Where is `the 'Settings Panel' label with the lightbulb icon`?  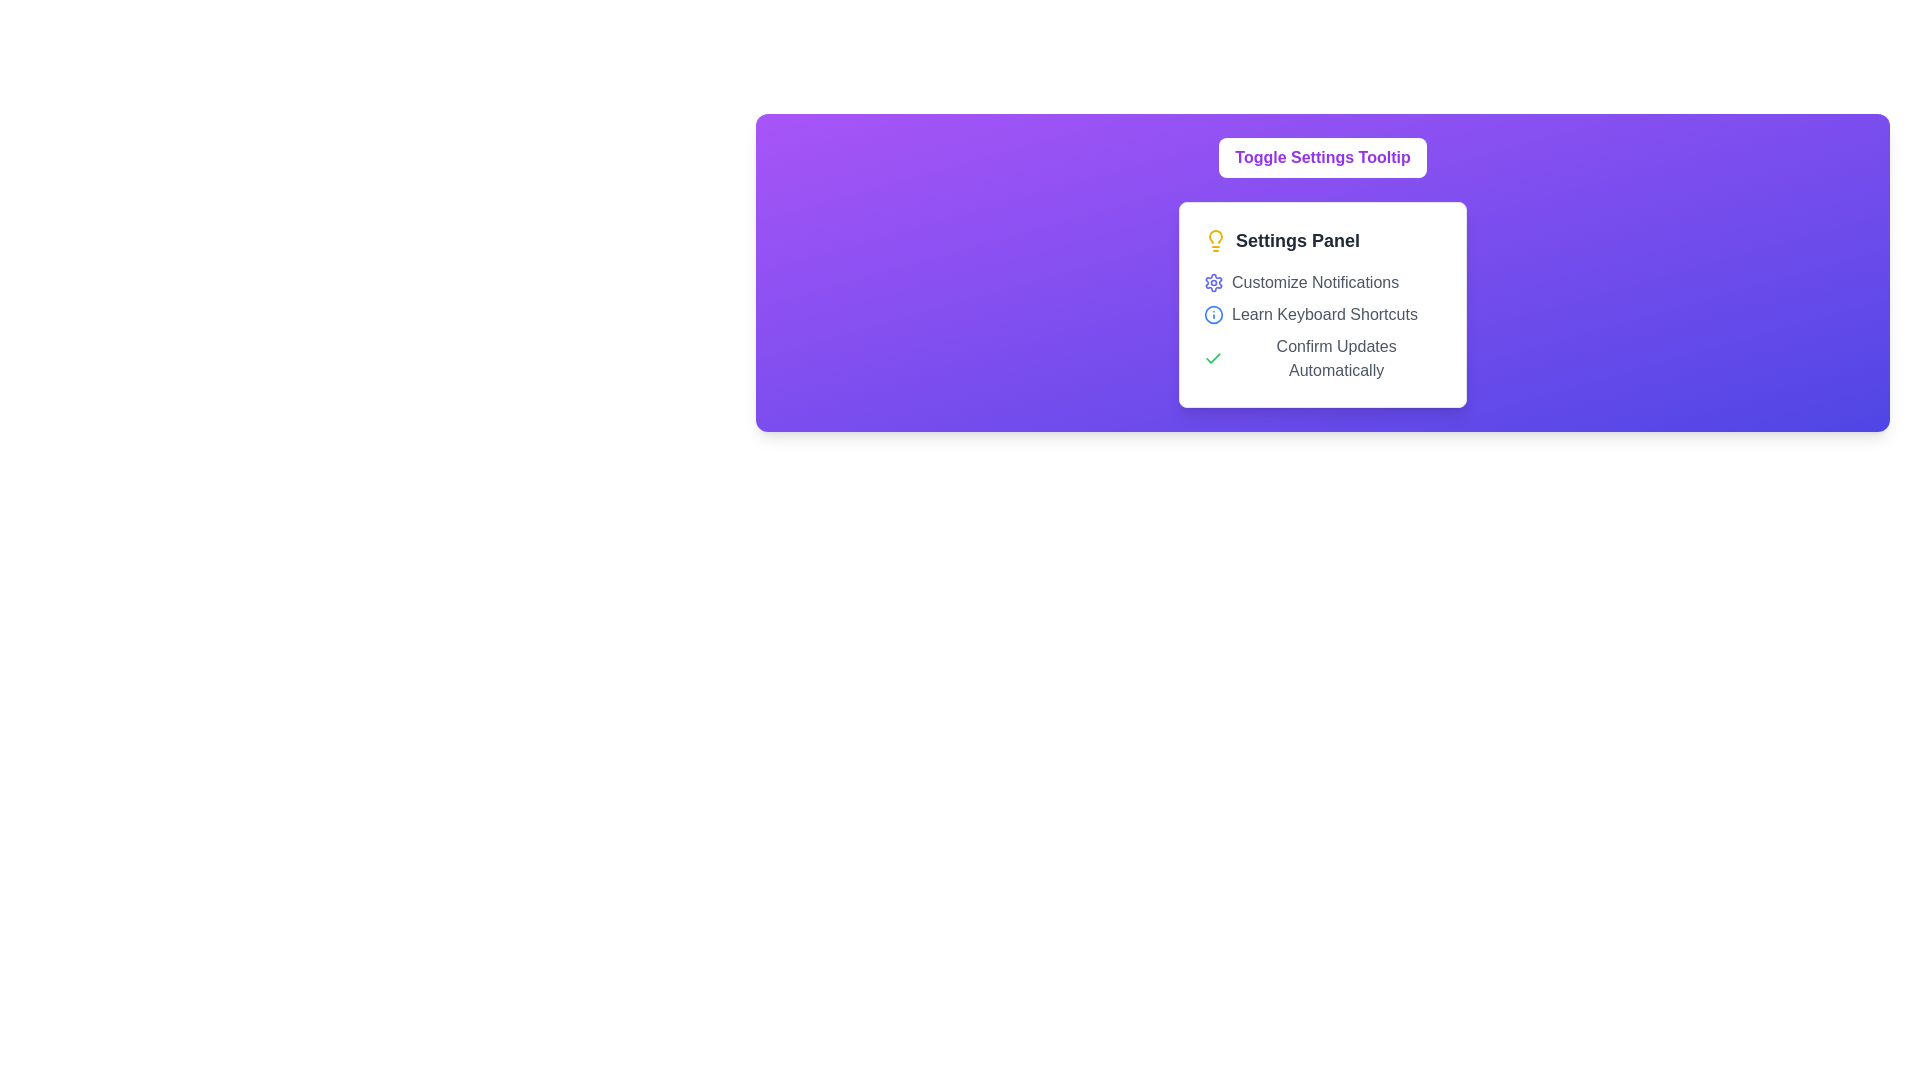
the 'Settings Panel' label with the lightbulb icon is located at coordinates (1323, 239).